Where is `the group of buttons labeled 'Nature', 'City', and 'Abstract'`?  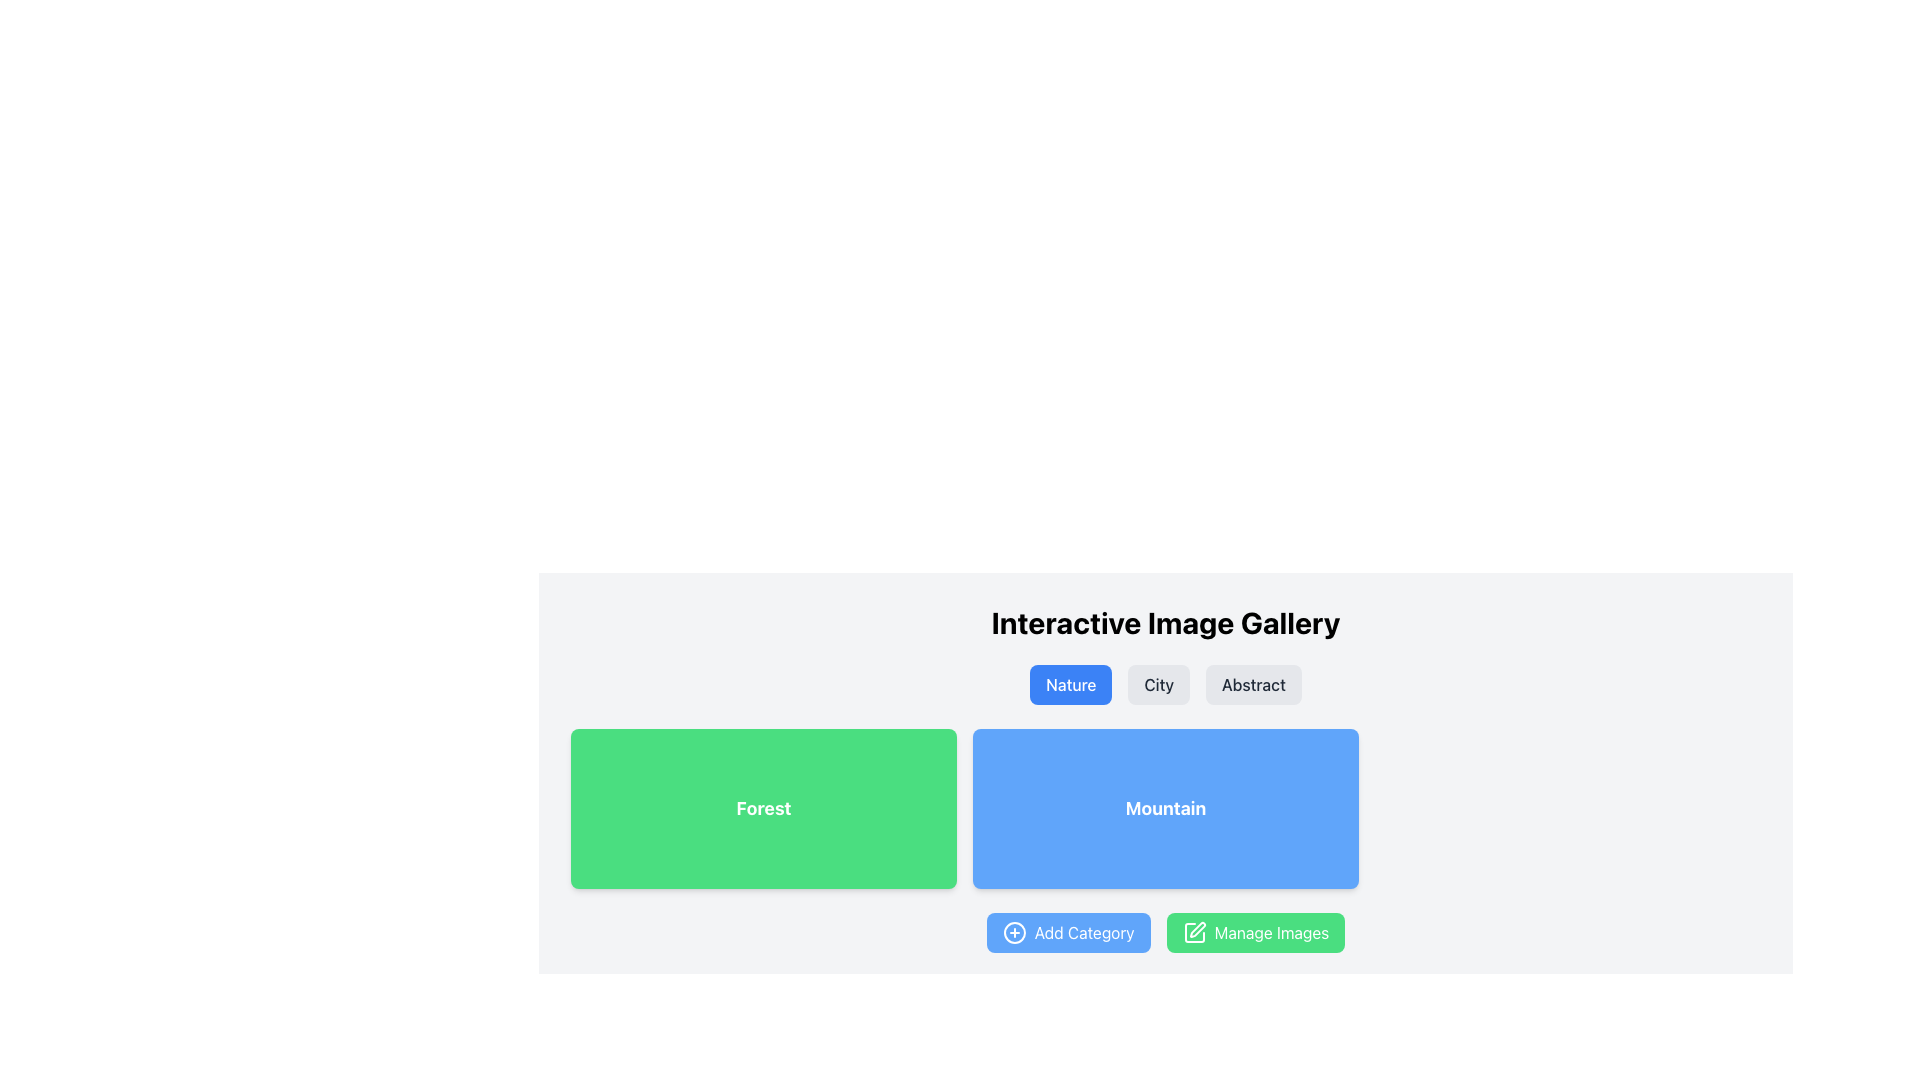
the group of buttons labeled 'Nature', 'City', and 'Abstract' is located at coordinates (1166, 684).